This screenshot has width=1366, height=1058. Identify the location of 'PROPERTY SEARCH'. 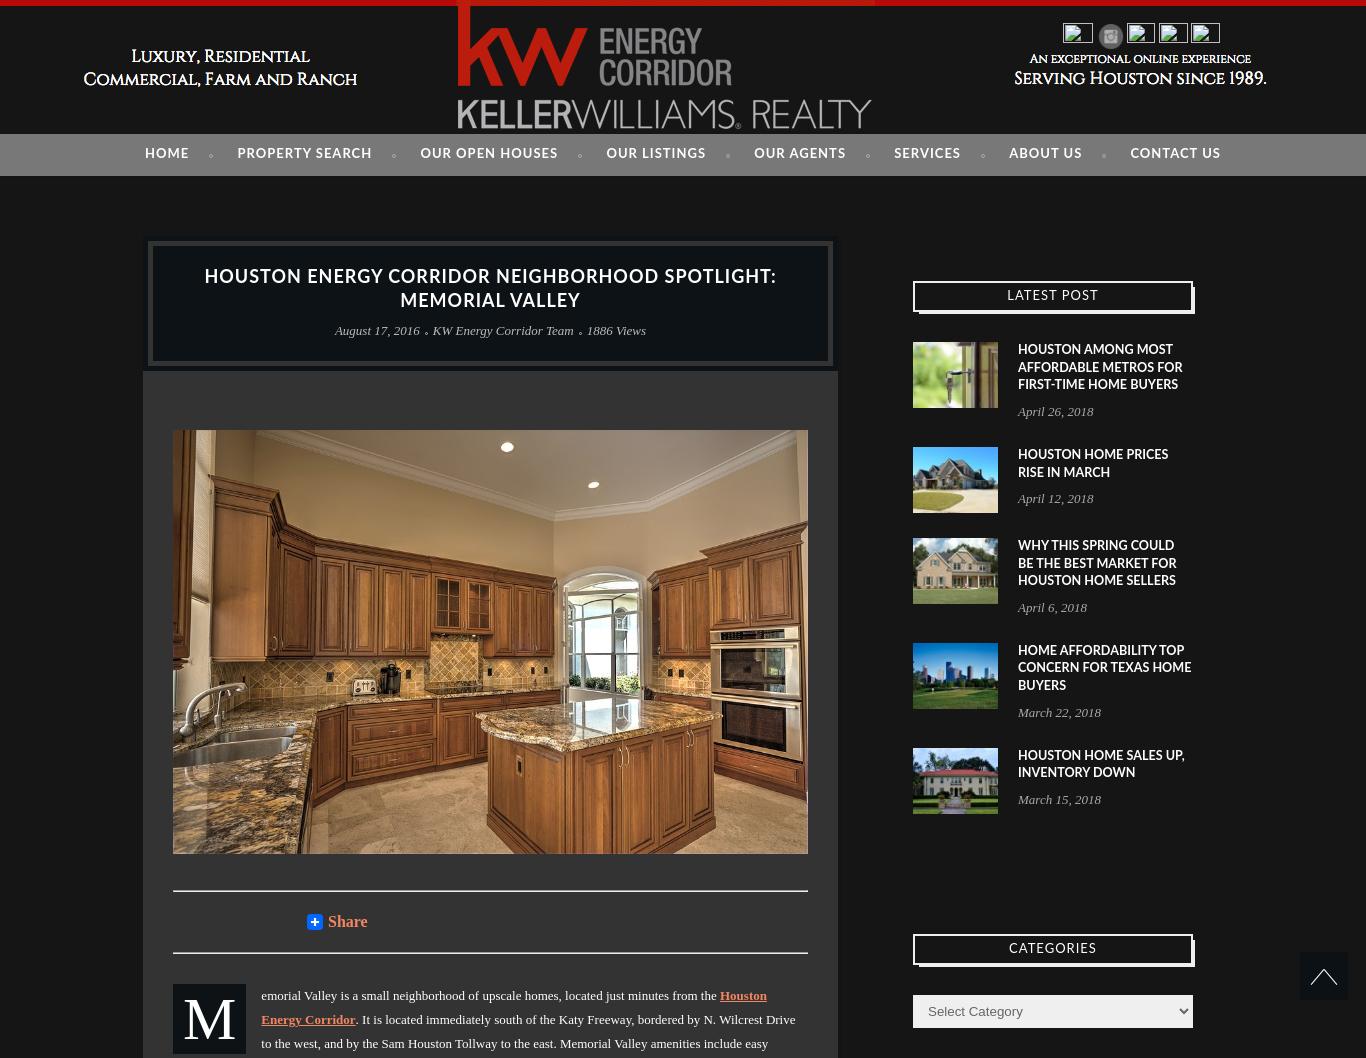
(304, 153).